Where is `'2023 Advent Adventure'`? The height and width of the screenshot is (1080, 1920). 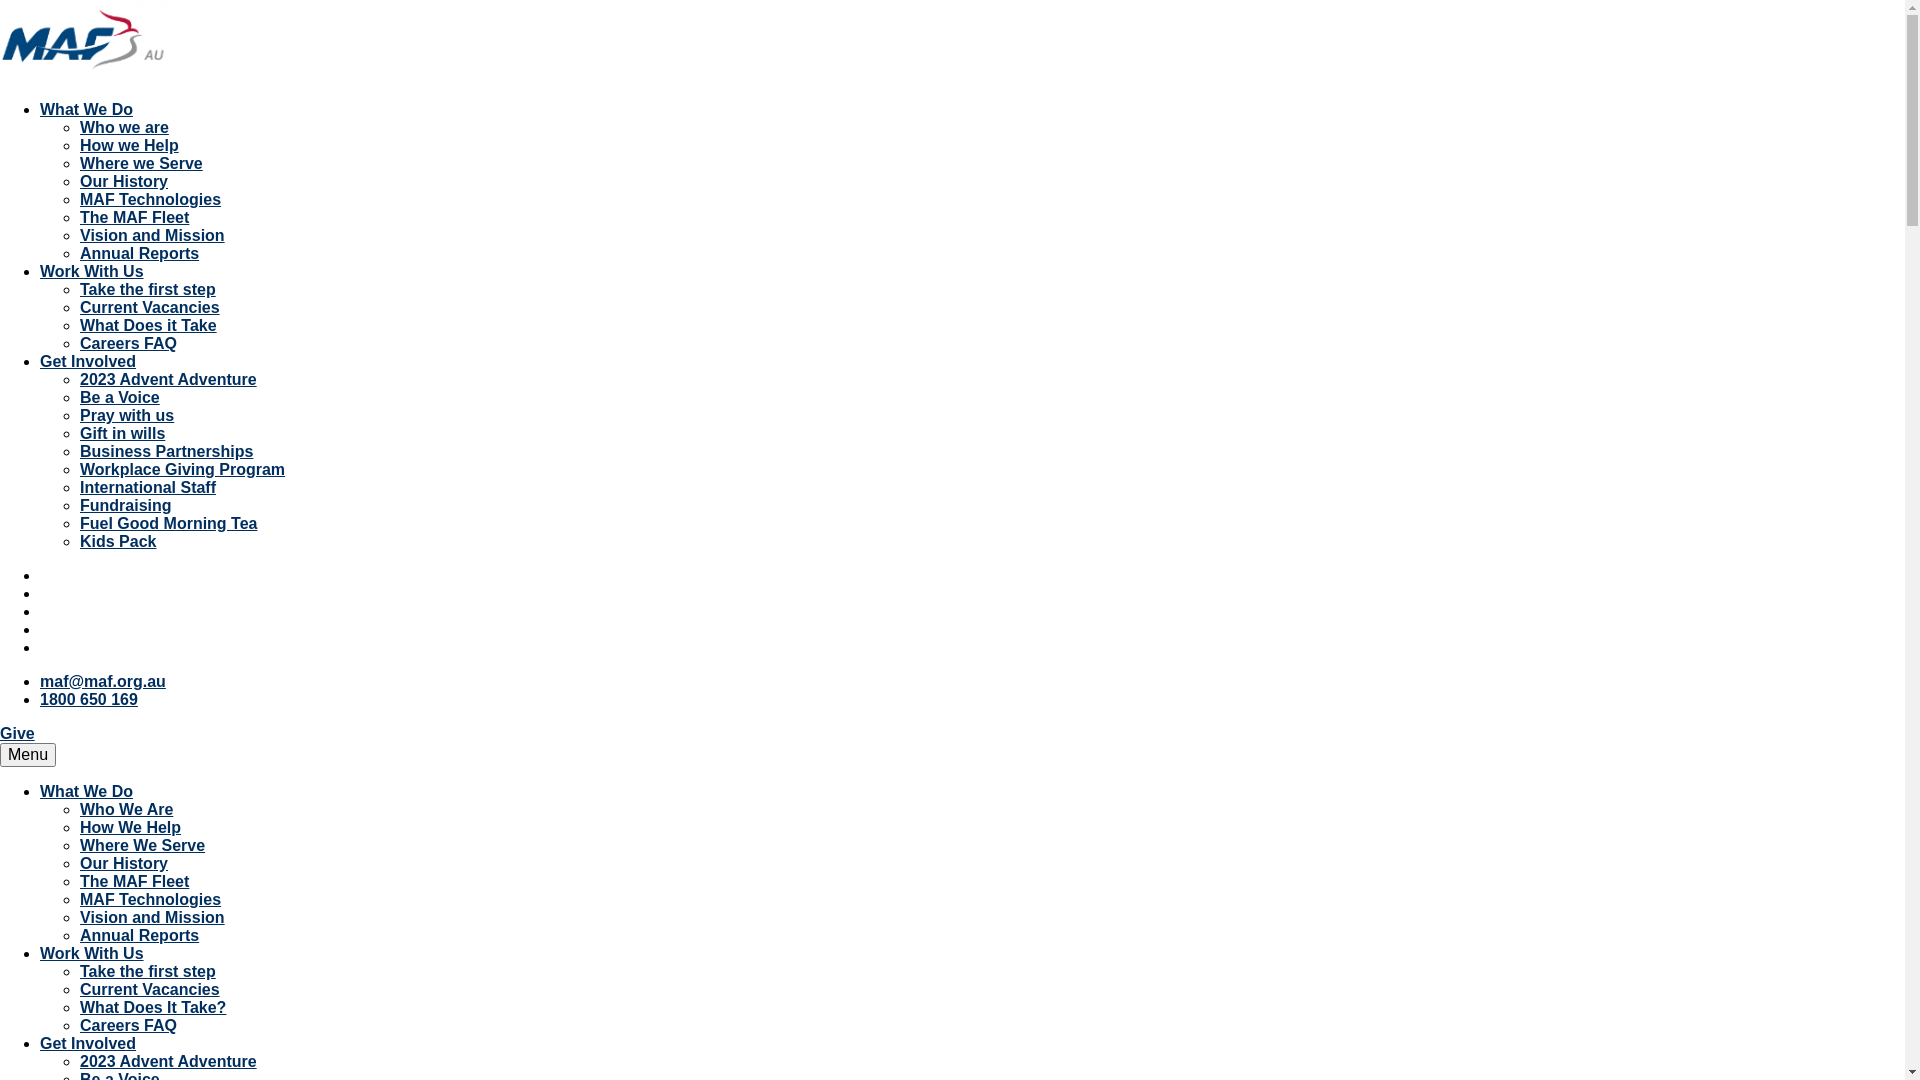 '2023 Advent Adventure' is located at coordinates (168, 1060).